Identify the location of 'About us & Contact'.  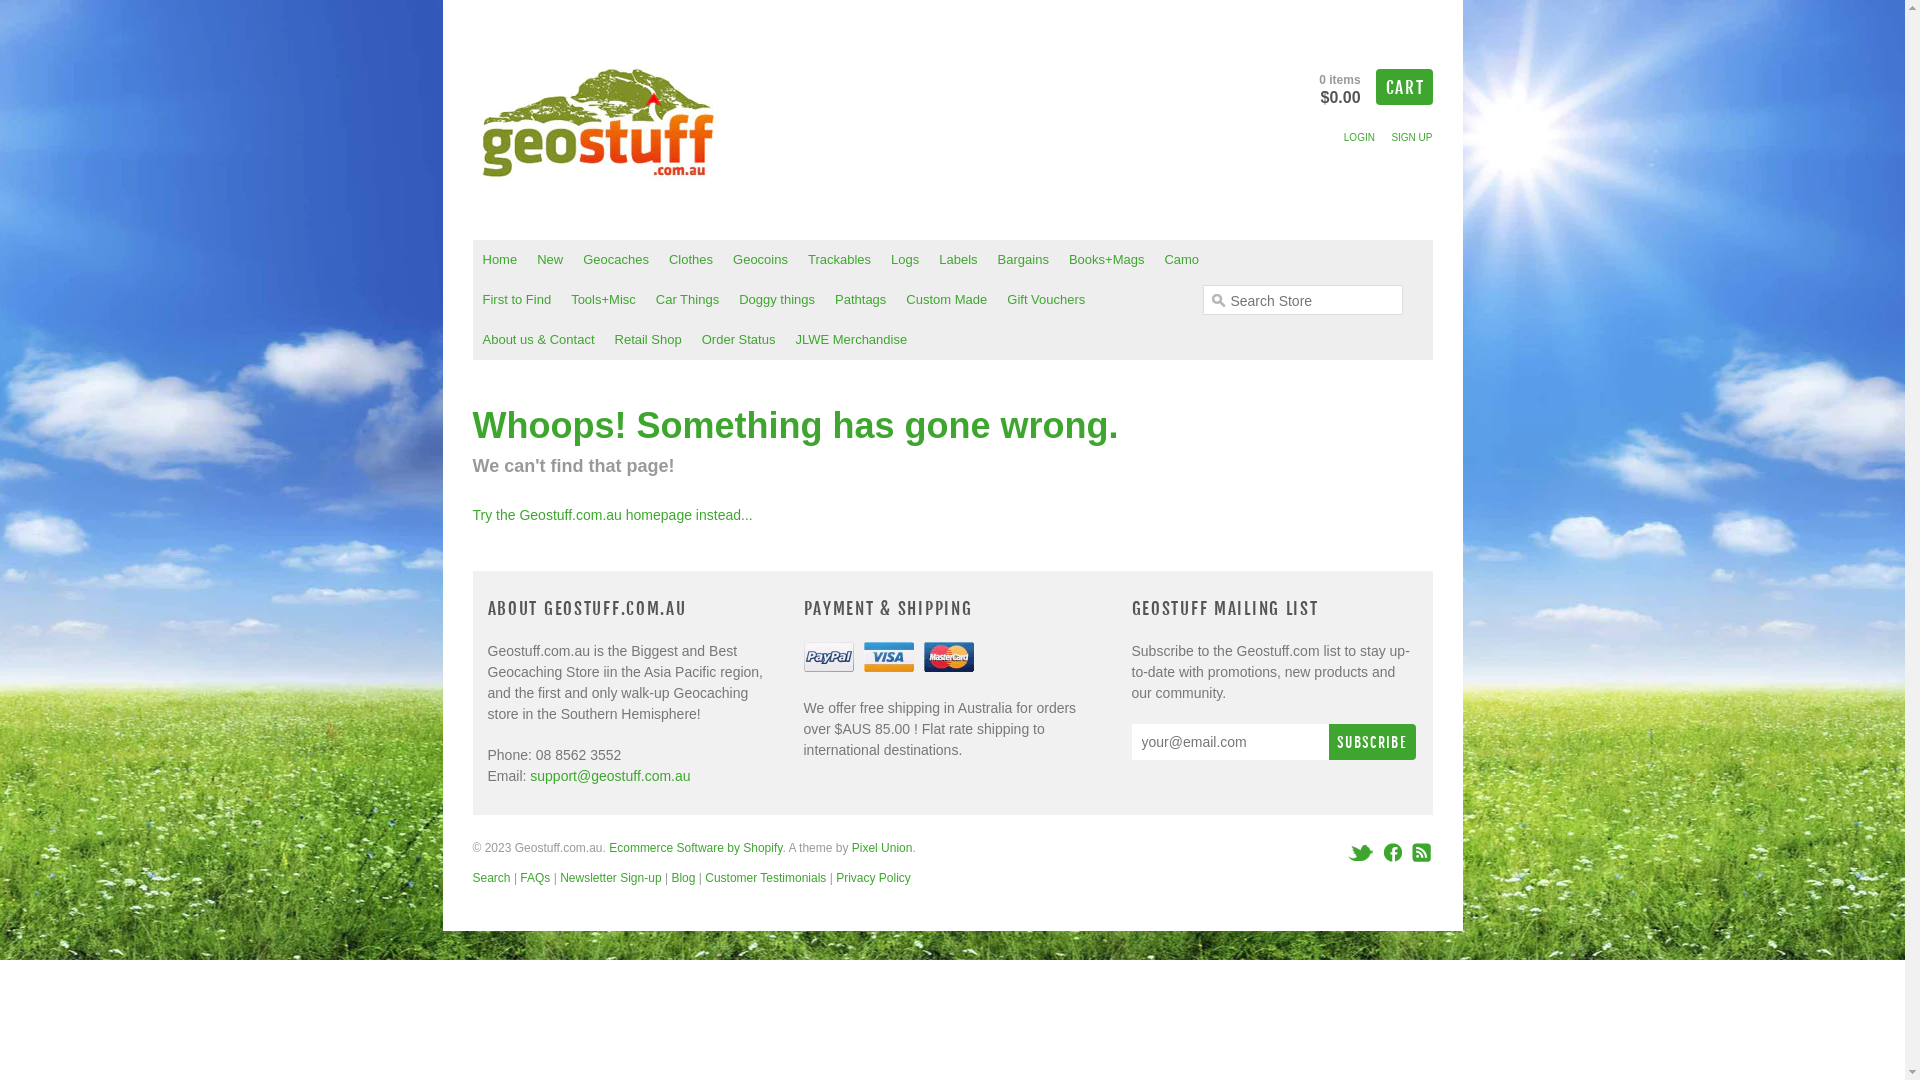
(537, 338).